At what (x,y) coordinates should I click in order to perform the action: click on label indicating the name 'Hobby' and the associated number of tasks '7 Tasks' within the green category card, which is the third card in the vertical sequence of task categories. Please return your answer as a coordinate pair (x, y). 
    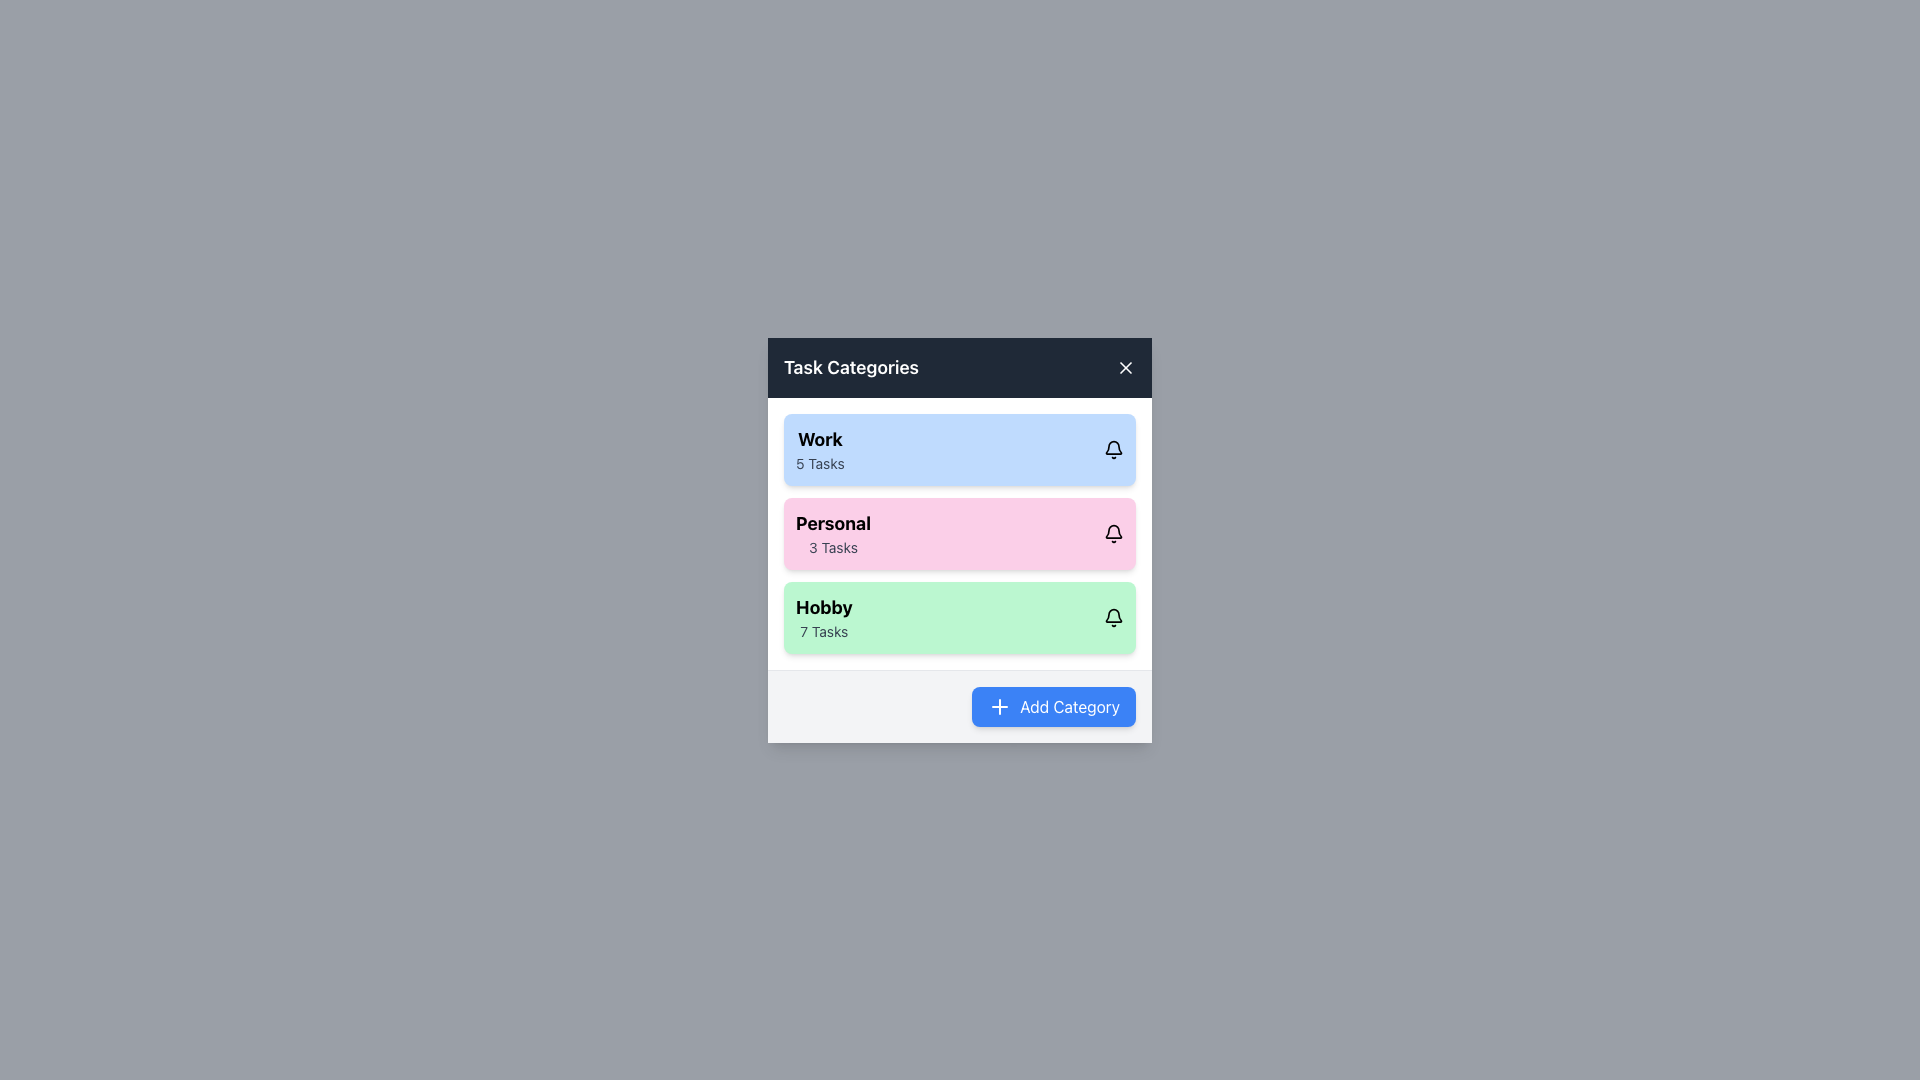
    Looking at the image, I should click on (824, 616).